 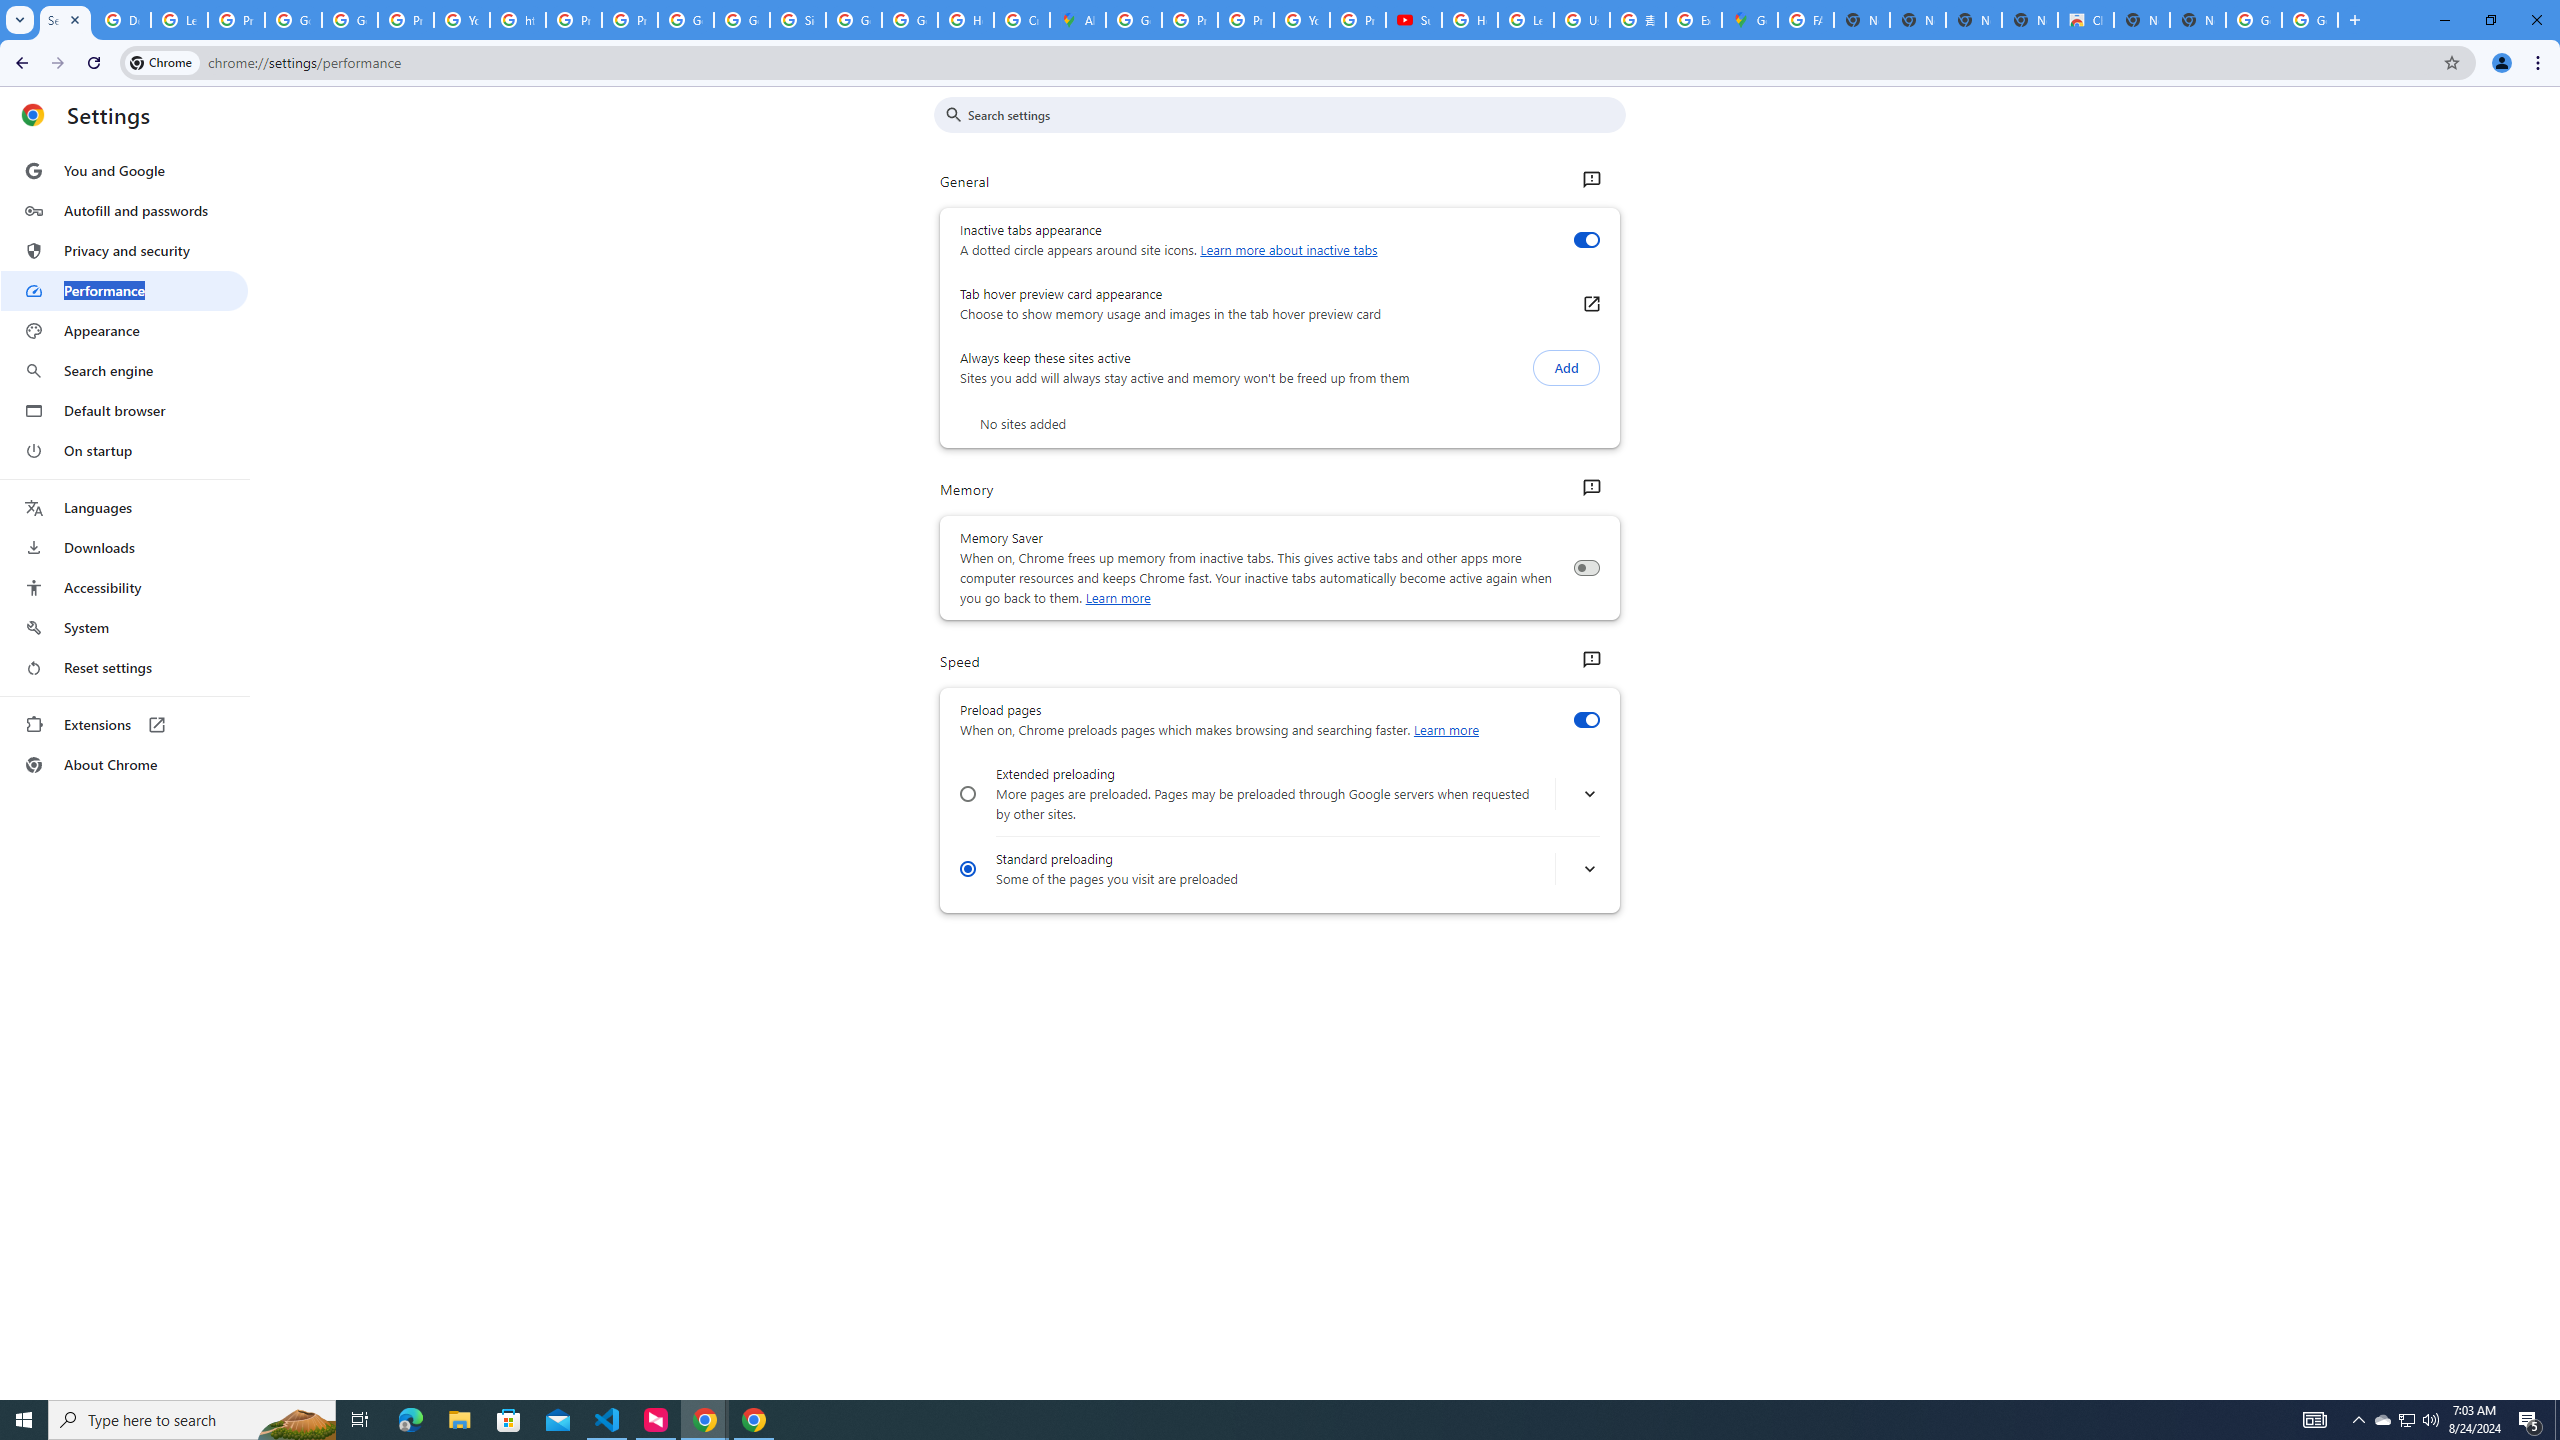 I want to click on 'New Tab', so click(x=2197, y=19).